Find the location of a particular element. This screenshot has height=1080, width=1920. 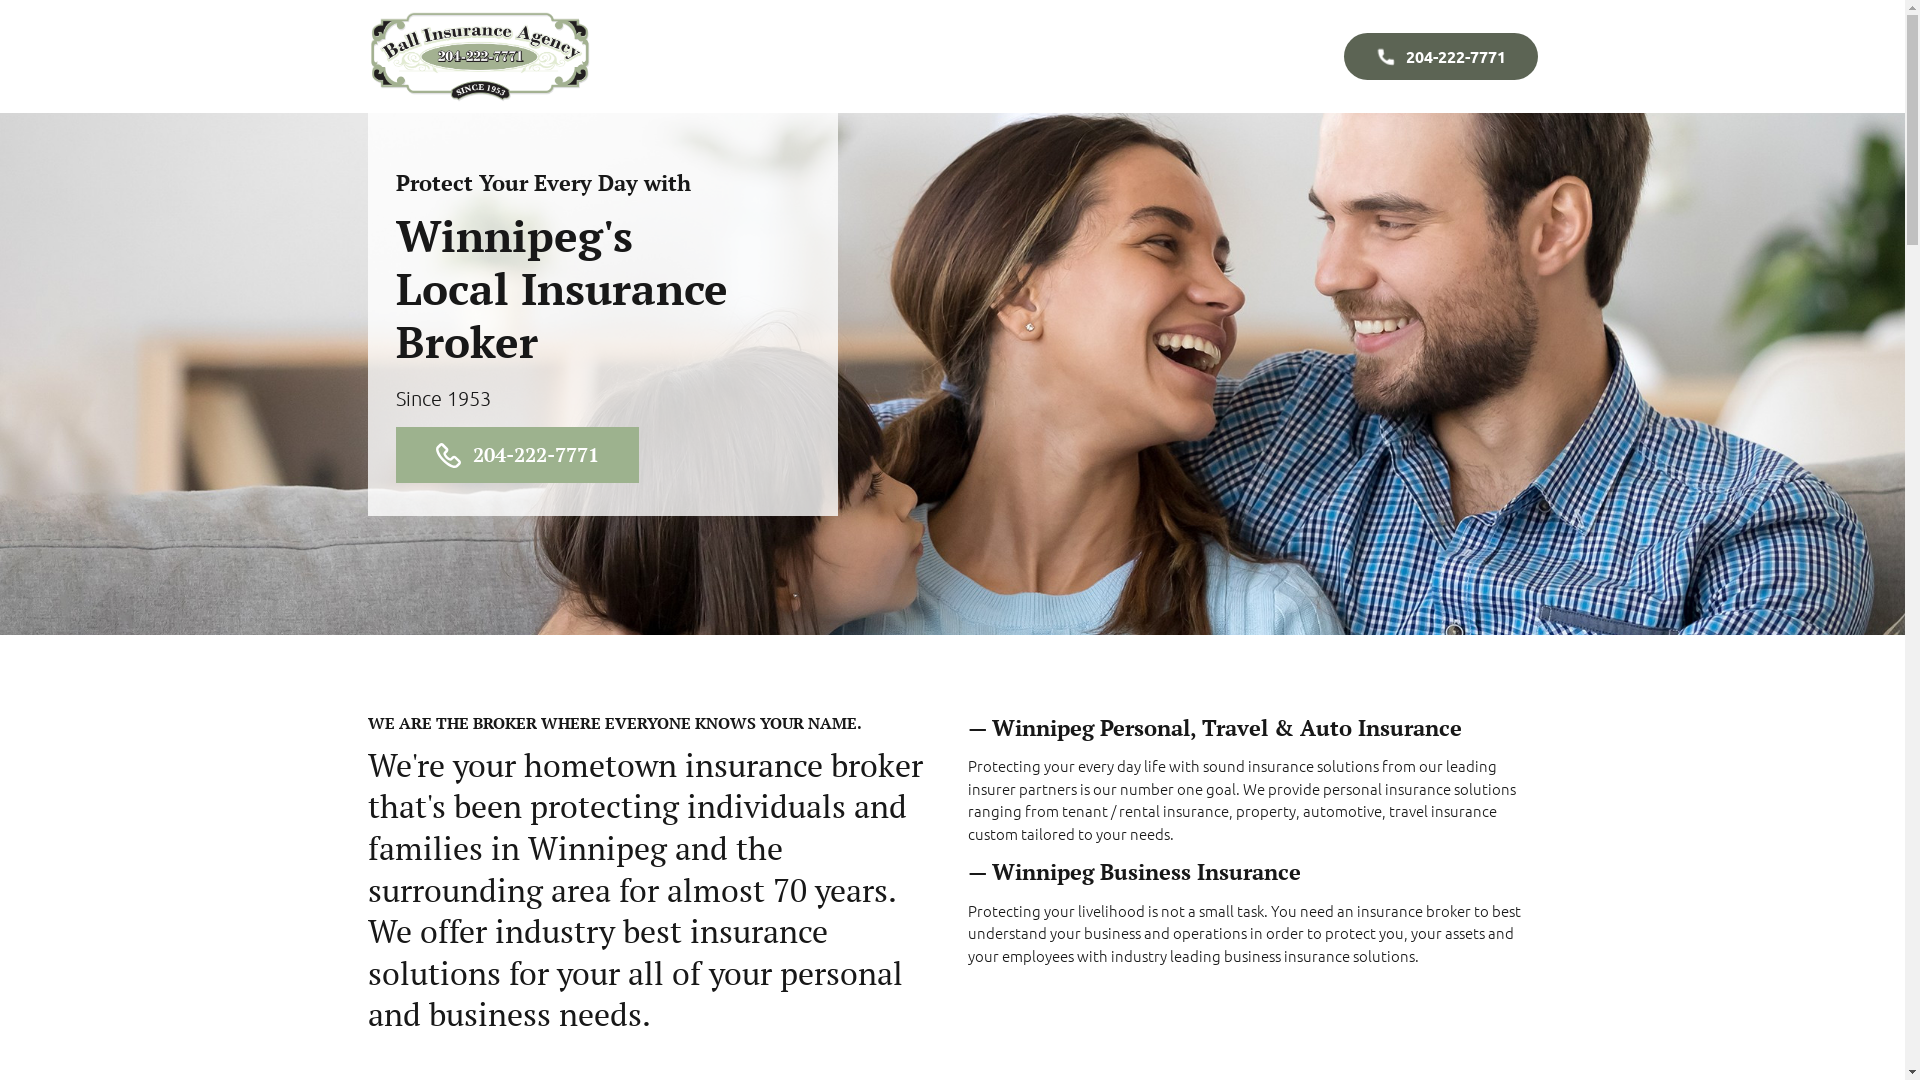

'204-222-7771' is located at coordinates (518, 455).